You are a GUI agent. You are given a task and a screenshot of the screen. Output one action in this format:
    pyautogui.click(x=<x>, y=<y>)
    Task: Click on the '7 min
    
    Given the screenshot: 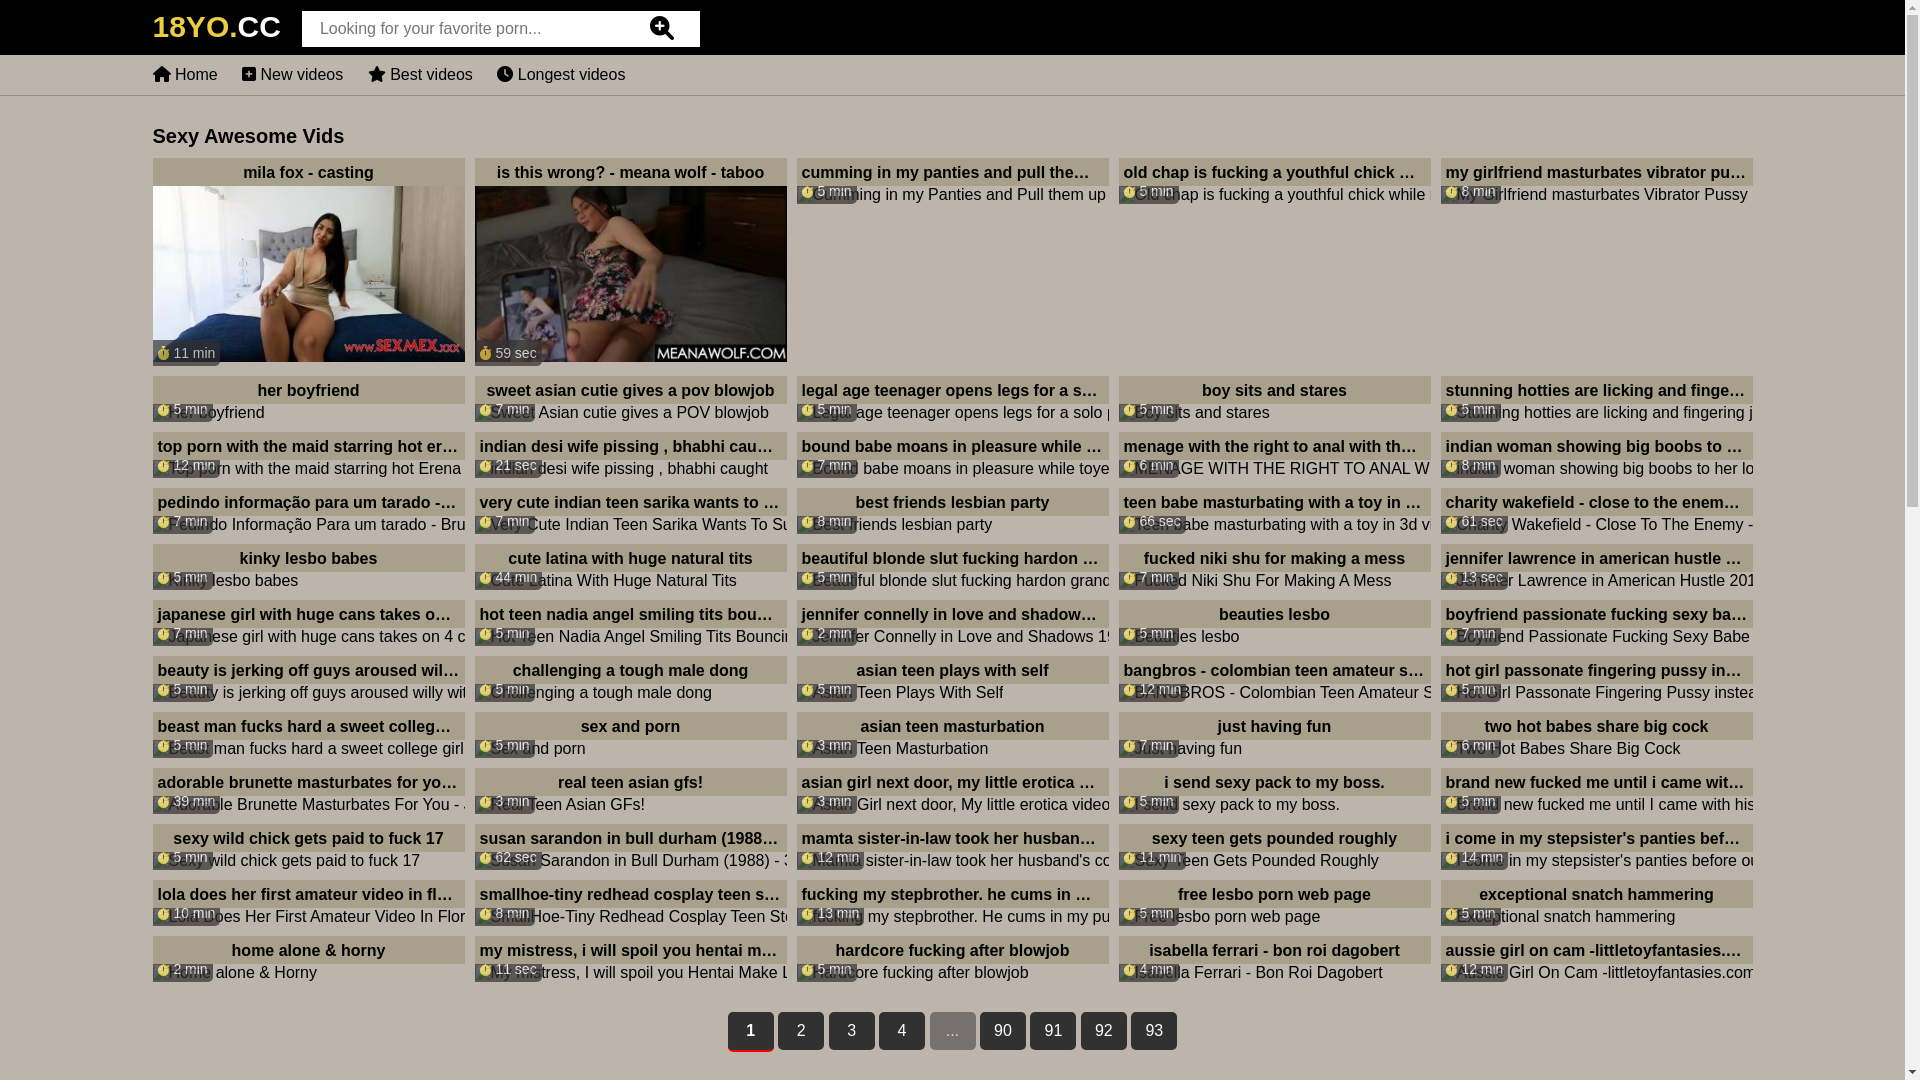 What is the action you would take?
    pyautogui.click(x=1272, y=735)
    